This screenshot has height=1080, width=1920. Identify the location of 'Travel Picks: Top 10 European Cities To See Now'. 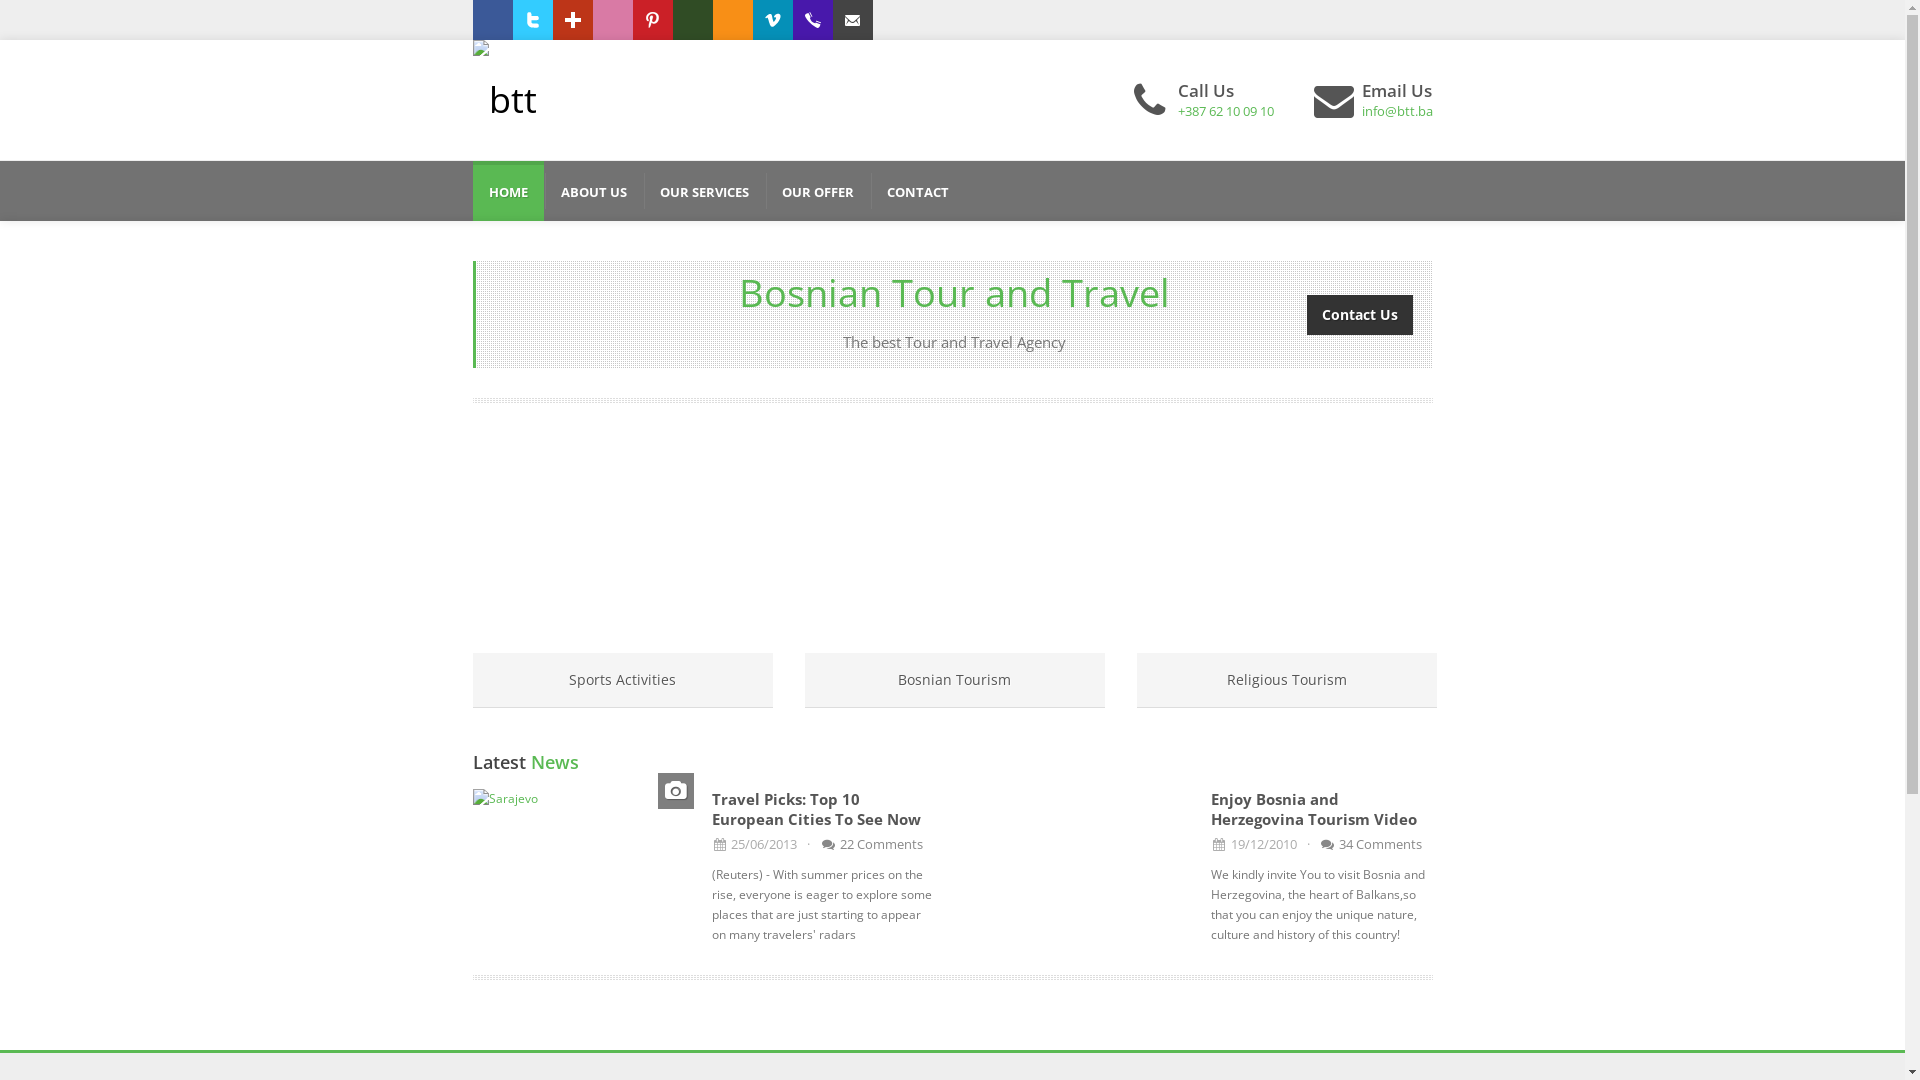
(816, 808).